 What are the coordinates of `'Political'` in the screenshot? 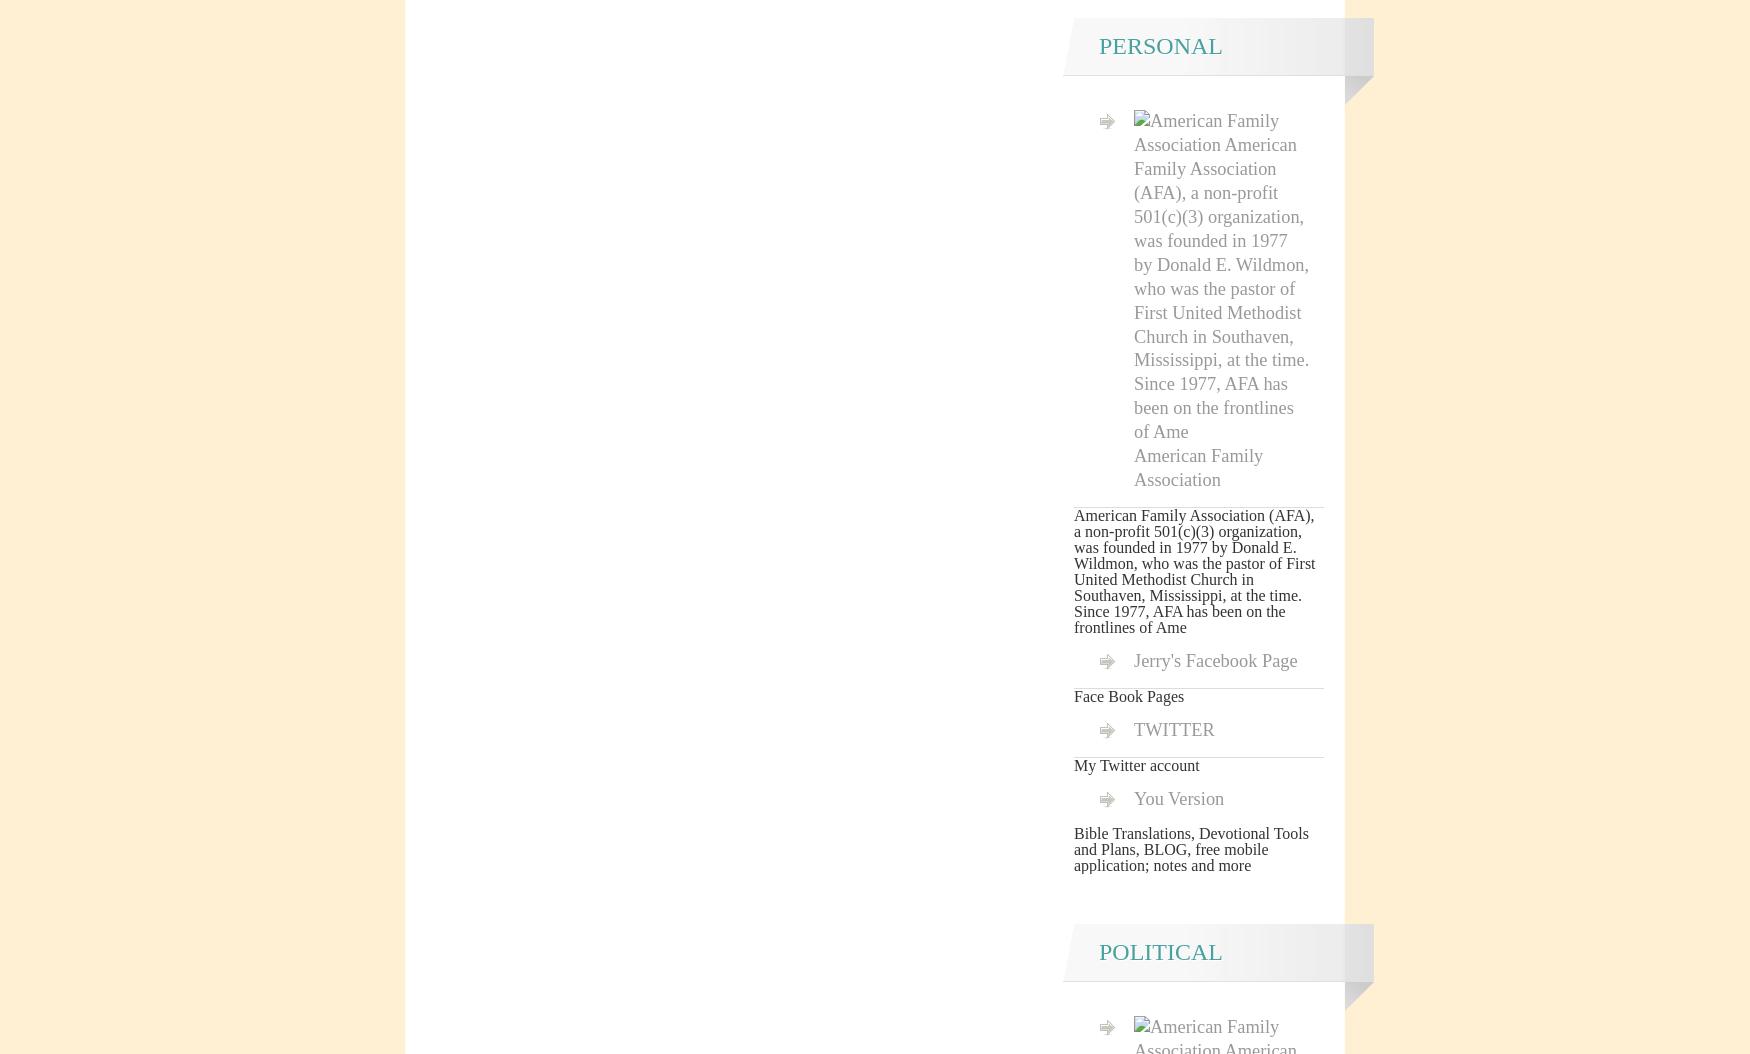 It's located at (1159, 951).